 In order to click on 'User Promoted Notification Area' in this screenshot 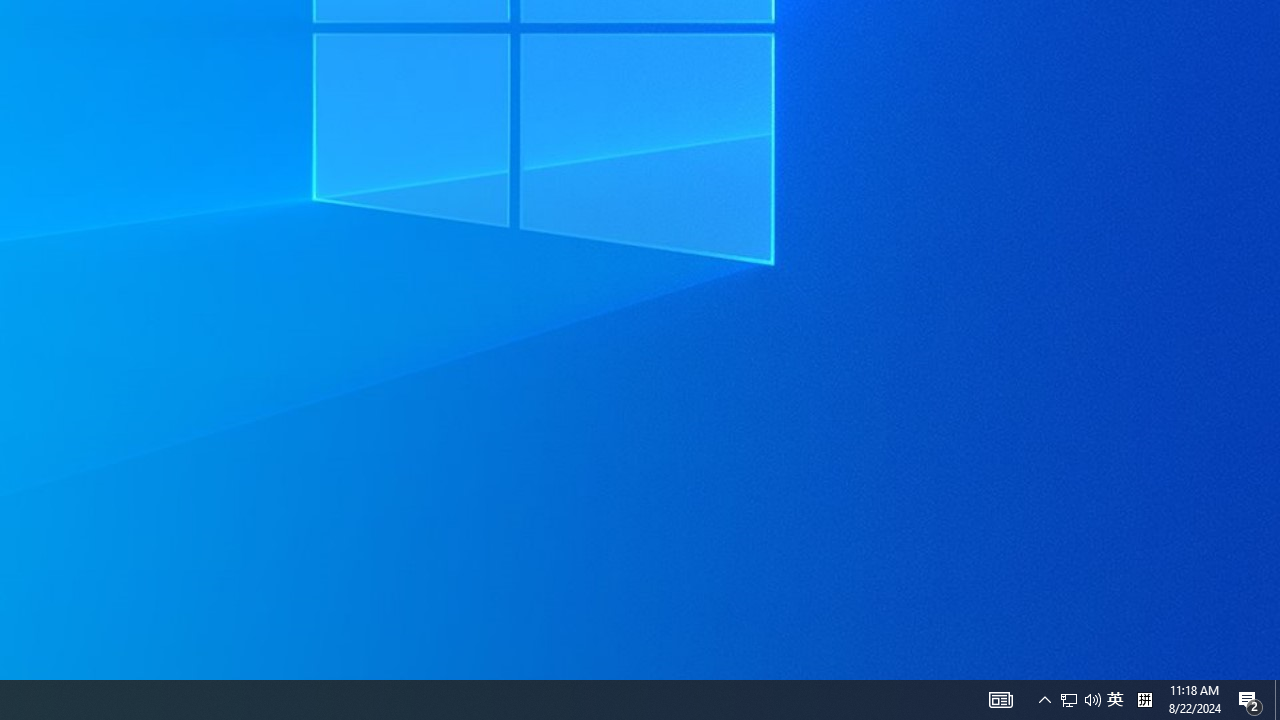, I will do `click(1079, 698)`.